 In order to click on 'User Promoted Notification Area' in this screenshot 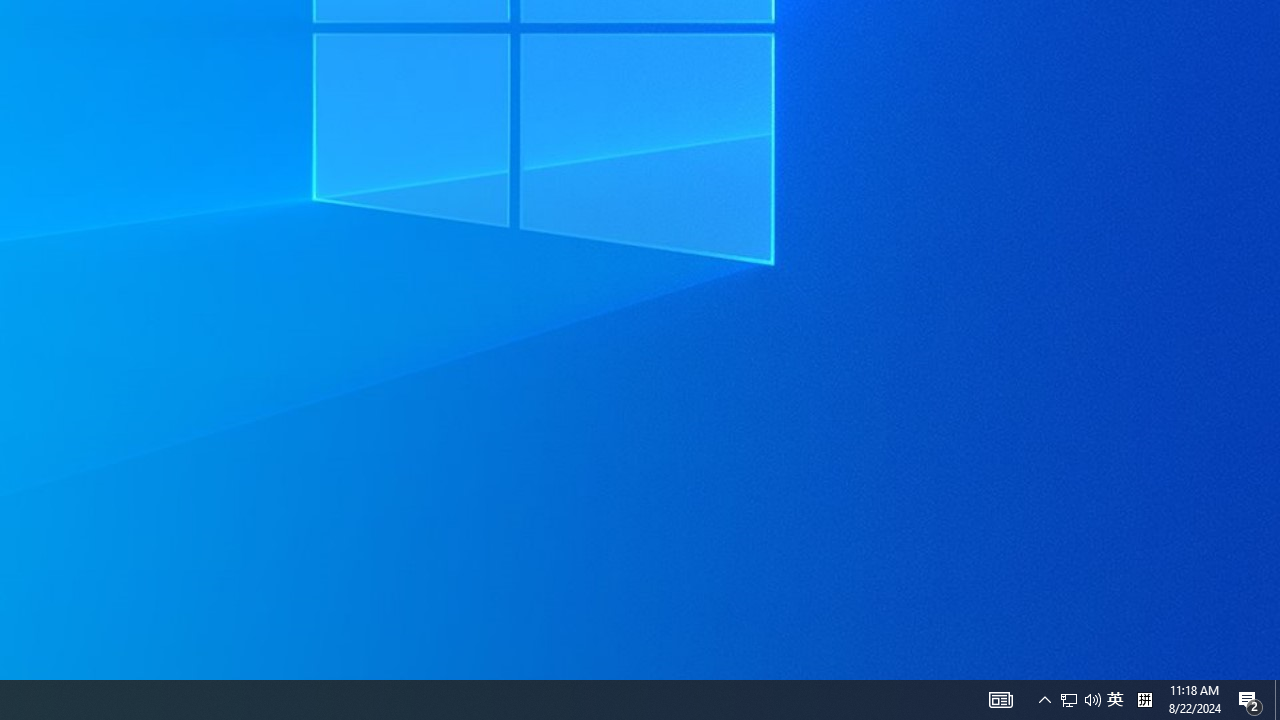, I will do `click(1079, 698)`.